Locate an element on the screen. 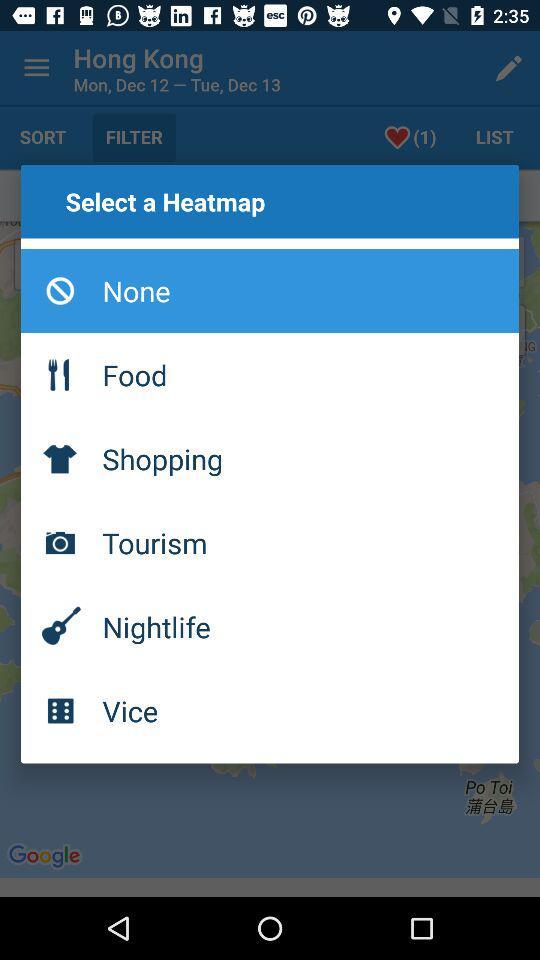 The image size is (540, 960). icon below select a heatmap is located at coordinates (270, 289).